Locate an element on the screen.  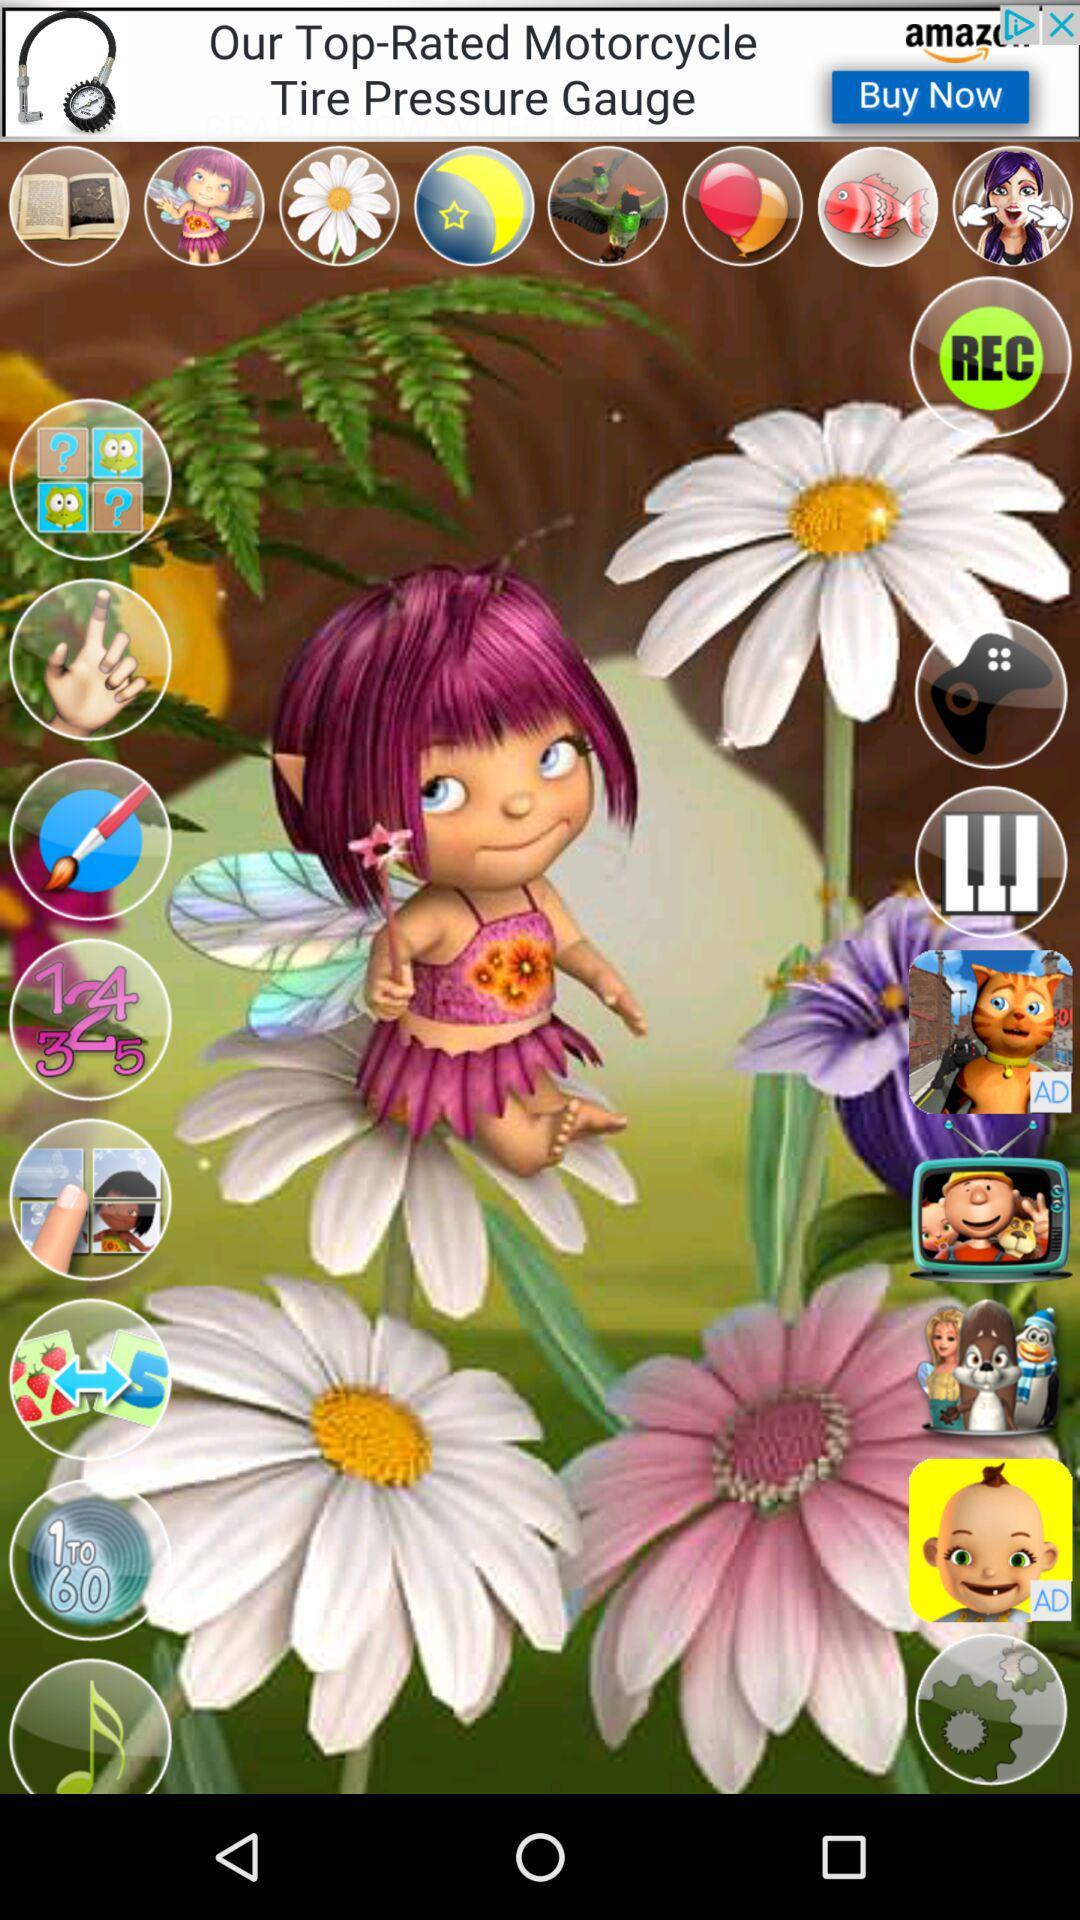
help option is located at coordinates (88, 480).